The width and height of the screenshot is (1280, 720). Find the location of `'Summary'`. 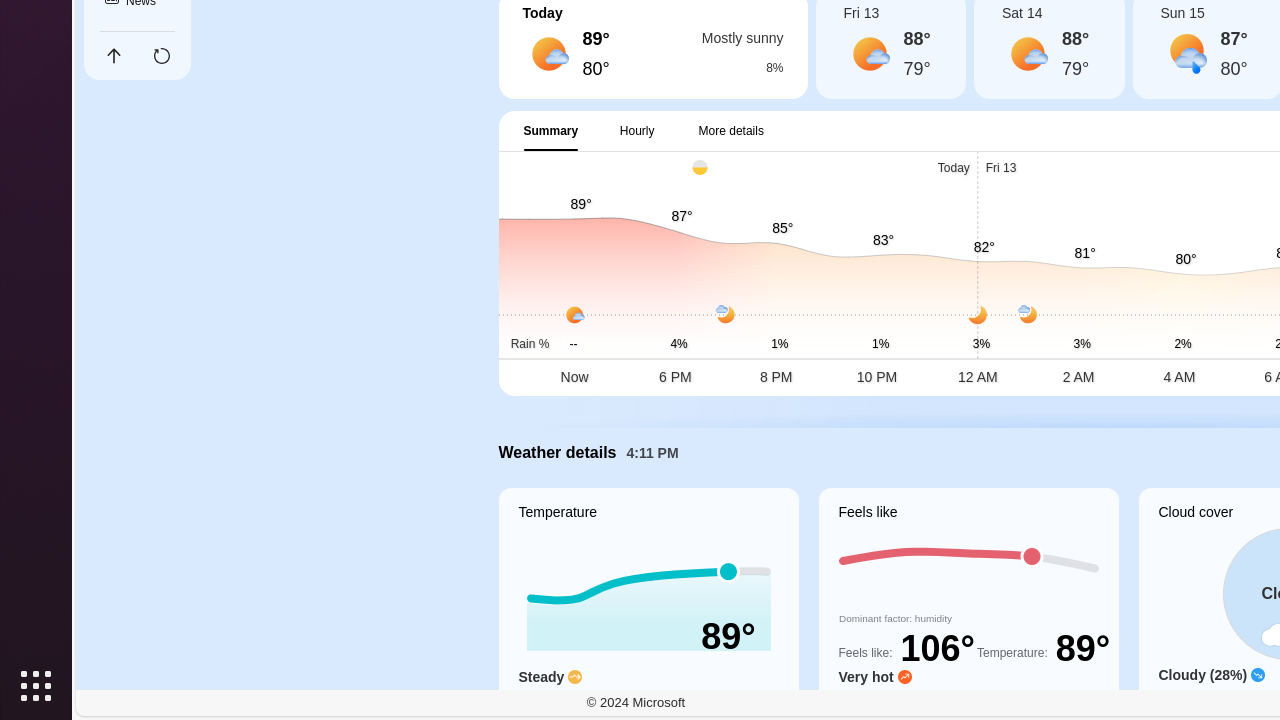

'Summary' is located at coordinates (551, 130).